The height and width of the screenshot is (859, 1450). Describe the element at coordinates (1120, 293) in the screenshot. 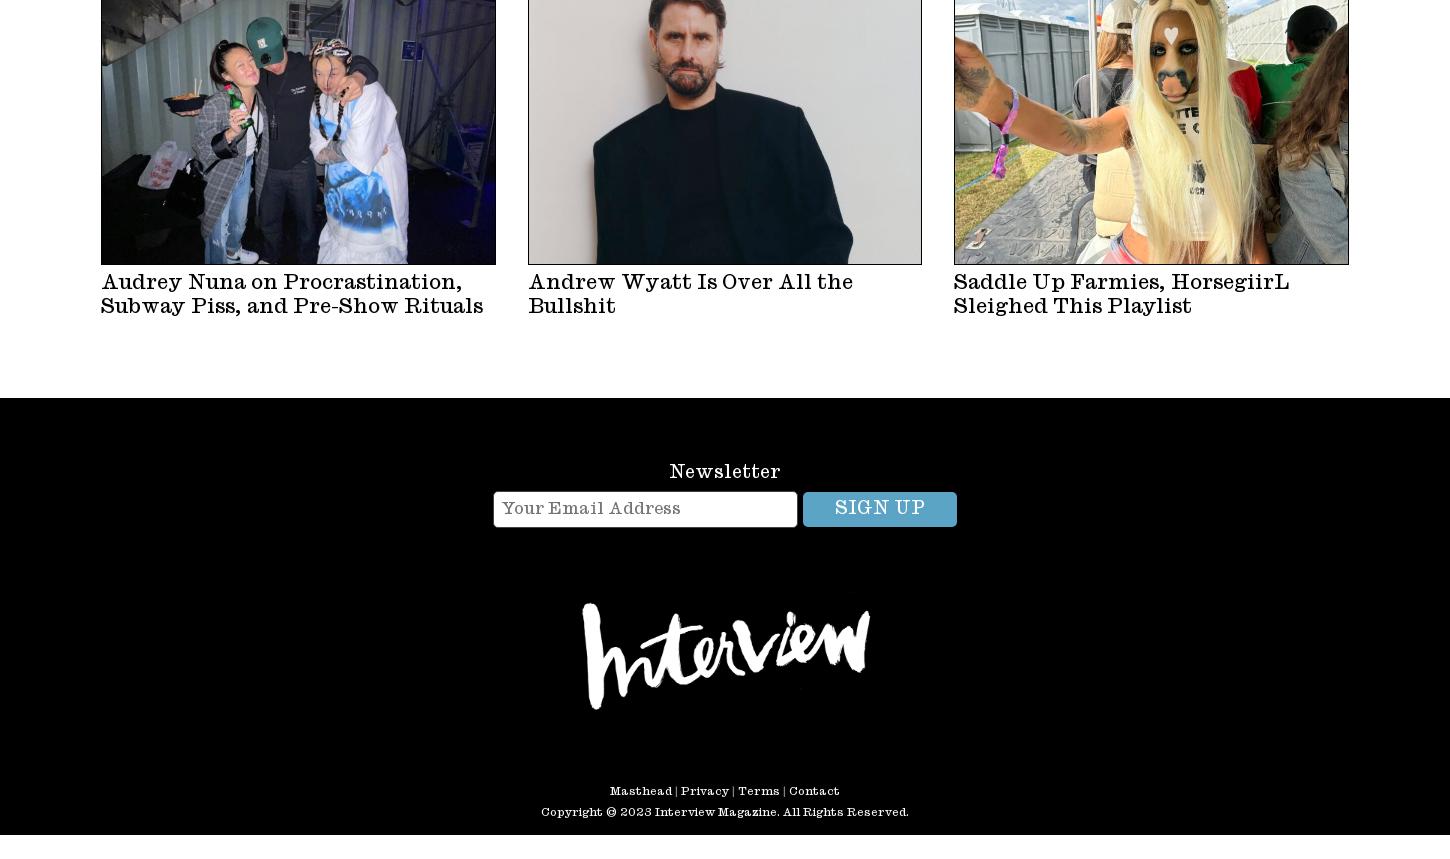

I see `'Saddle Up Farmies, HorsegiirL Sleighed This Playlist'` at that location.